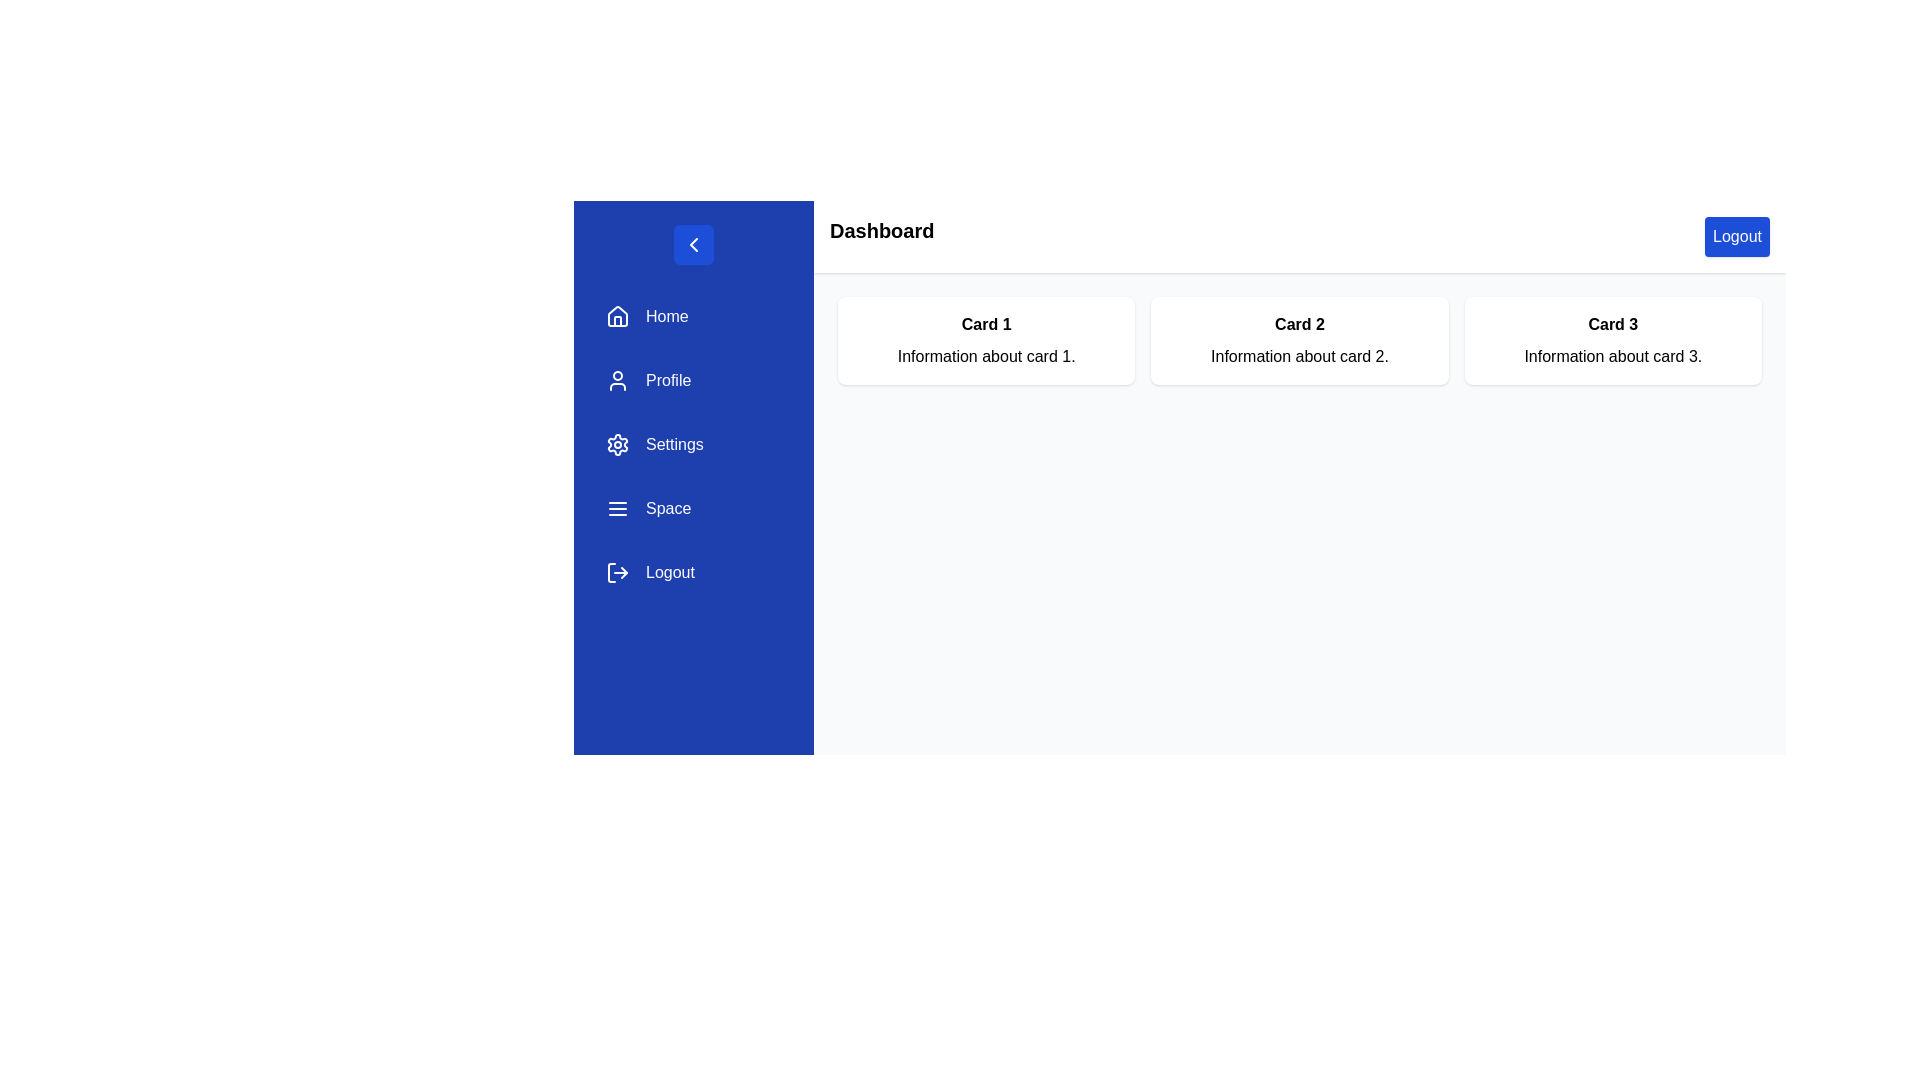  What do you see at coordinates (668, 381) in the screenshot?
I see `the Text label in the navigation menu, which is the second item below 'Home' and above 'Settings'` at bounding box center [668, 381].